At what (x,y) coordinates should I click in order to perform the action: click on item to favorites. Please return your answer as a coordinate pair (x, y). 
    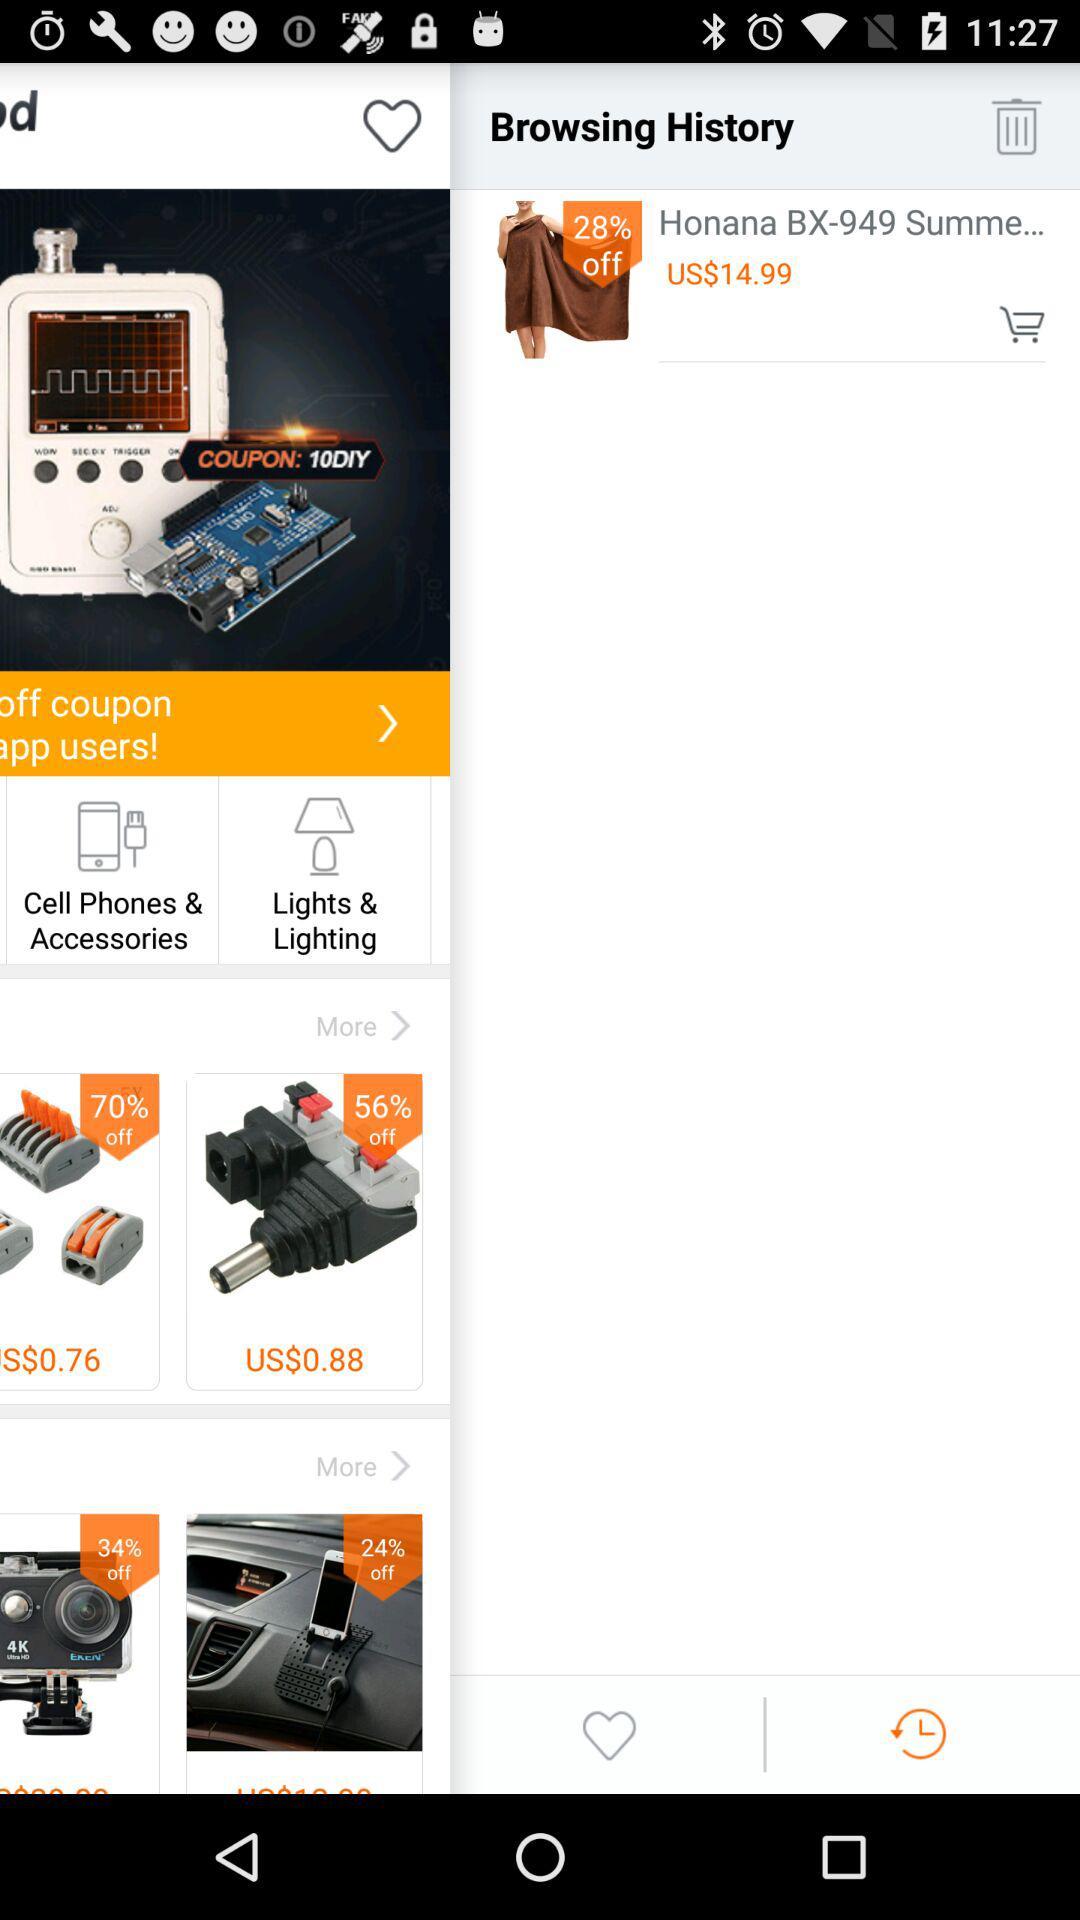
    Looking at the image, I should click on (392, 124).